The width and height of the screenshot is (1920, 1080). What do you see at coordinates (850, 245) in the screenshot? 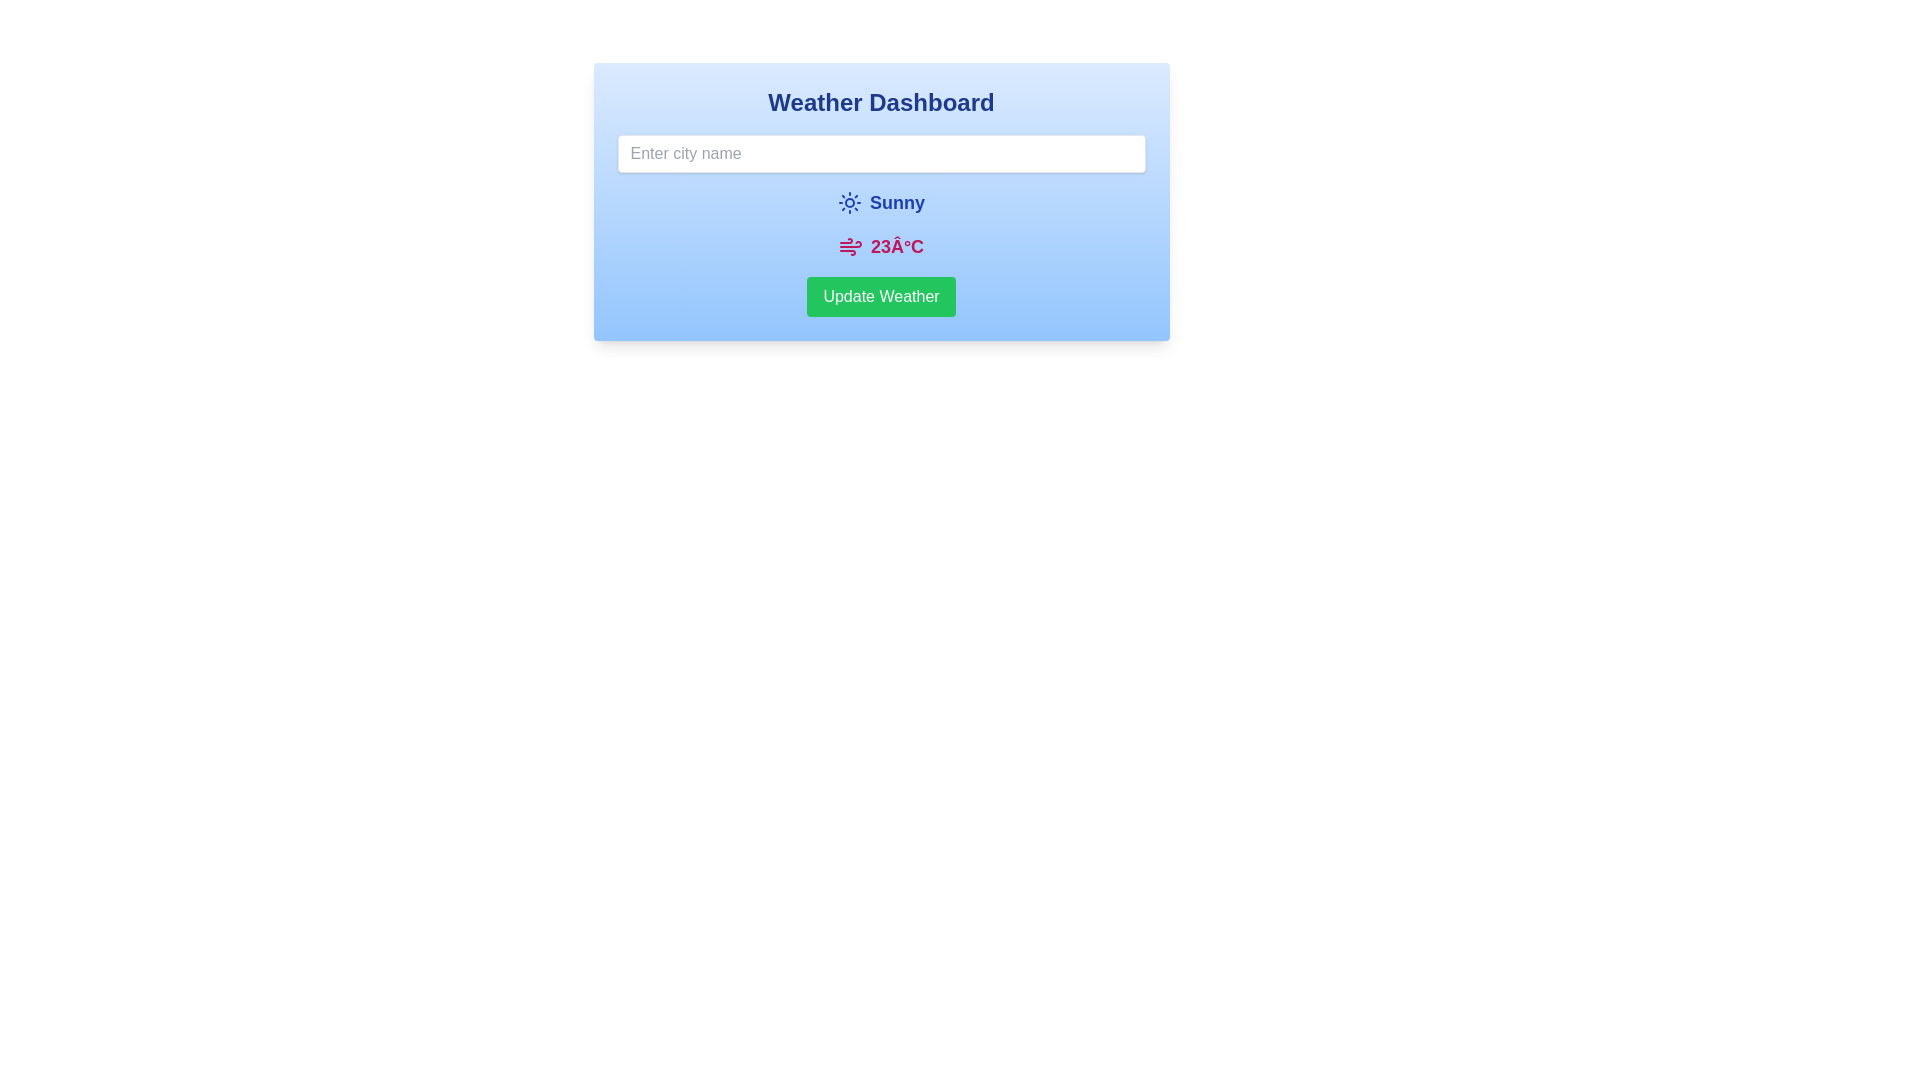
I see `the wind icon located immediately to the left of the '23°C' text in the temperature display` at bounding box center [850, 245].